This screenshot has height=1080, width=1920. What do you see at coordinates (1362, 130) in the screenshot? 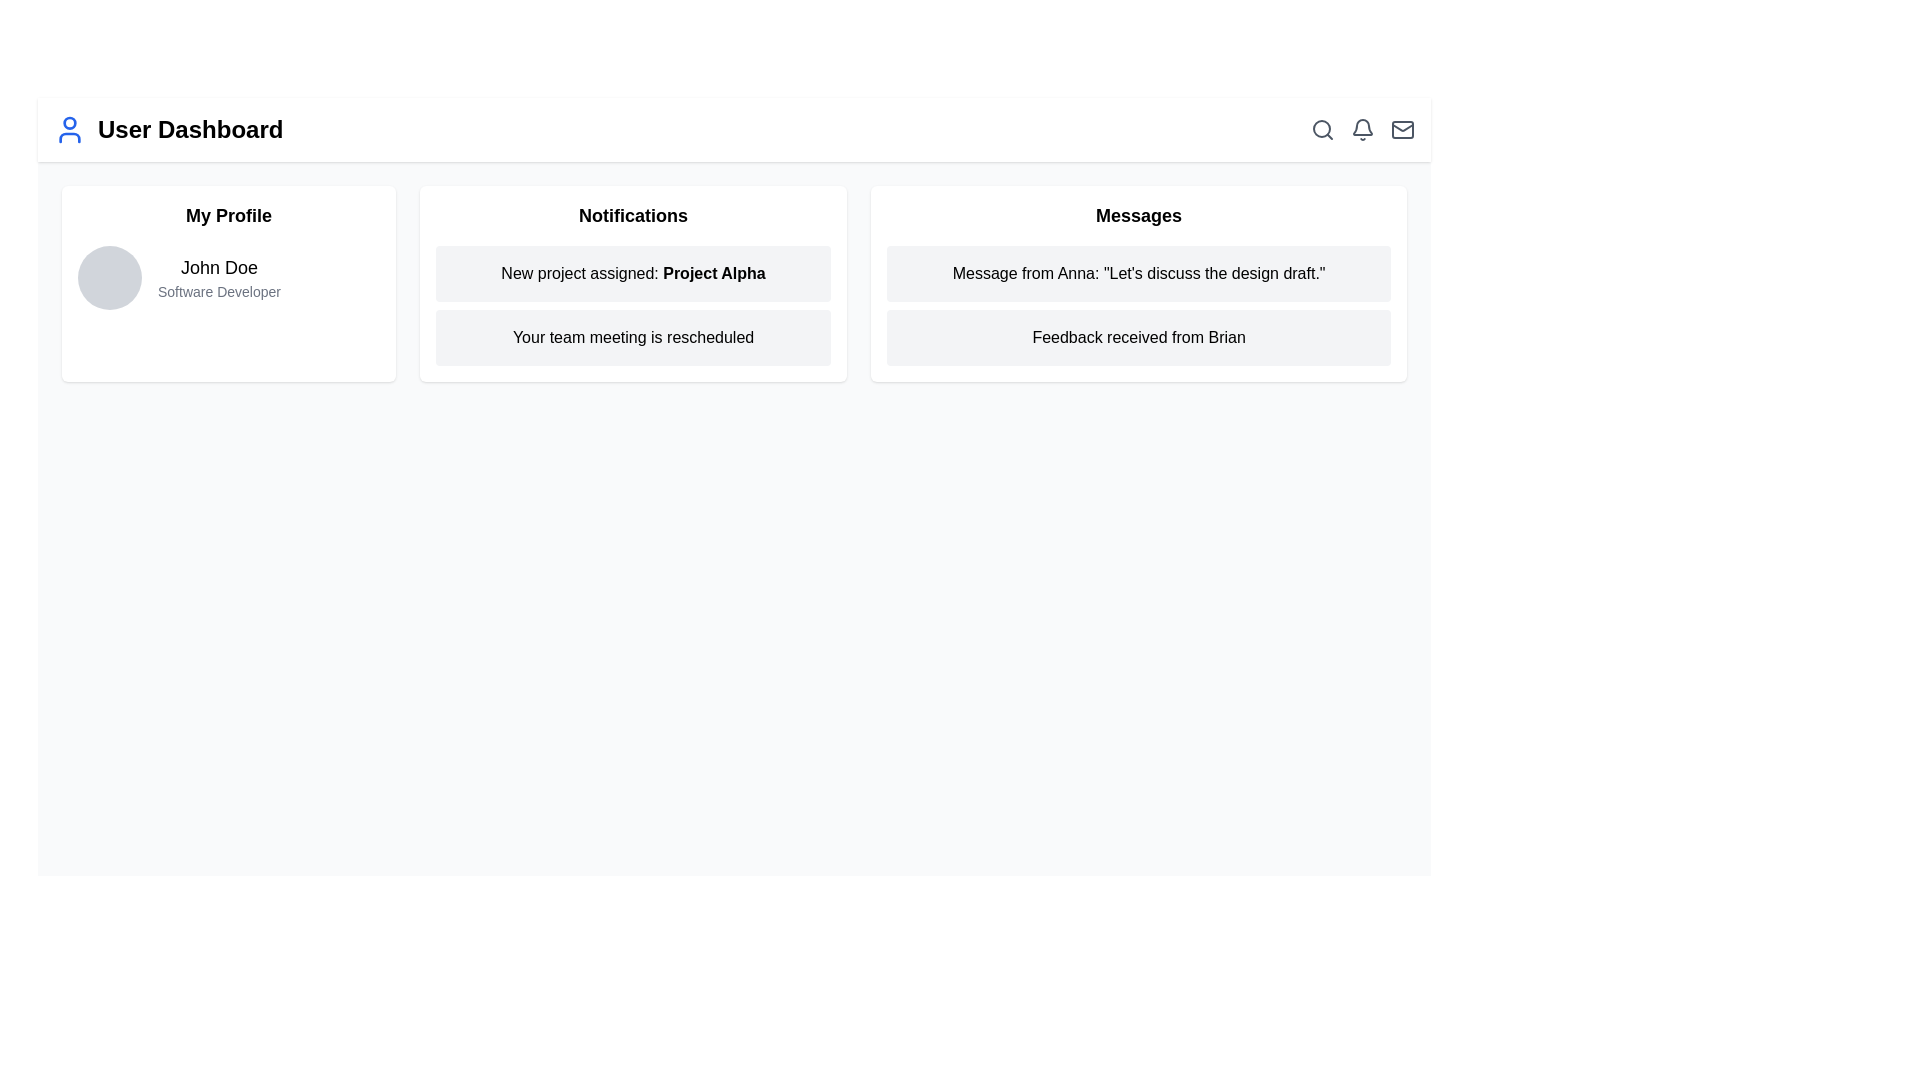
I see `the bell notification icon located on the right side of the user interface header` at bounding box center [1362, 130].